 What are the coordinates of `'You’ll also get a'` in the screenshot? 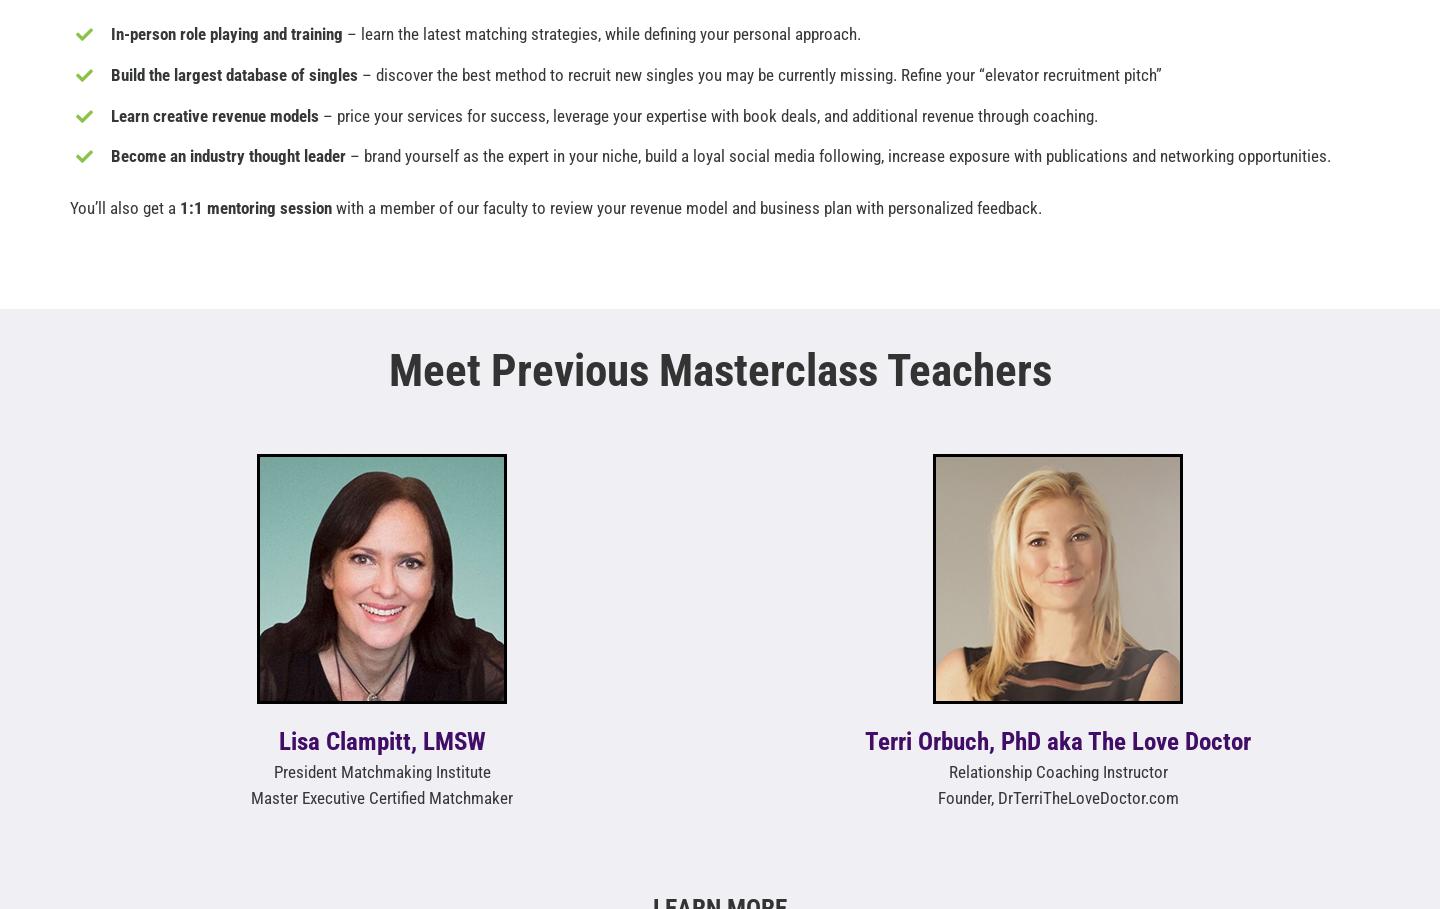 It's located at (69, 207).